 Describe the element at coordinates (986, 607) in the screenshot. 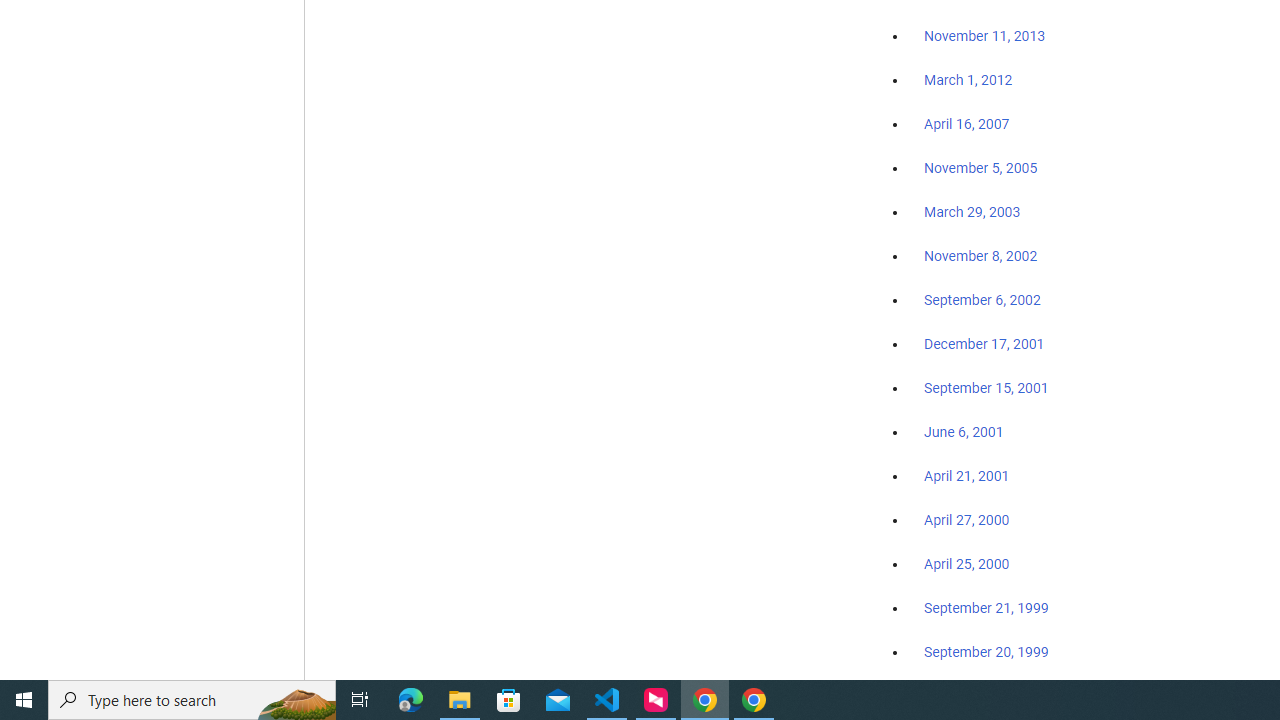

I see `'September 21, 1999'` at that location.